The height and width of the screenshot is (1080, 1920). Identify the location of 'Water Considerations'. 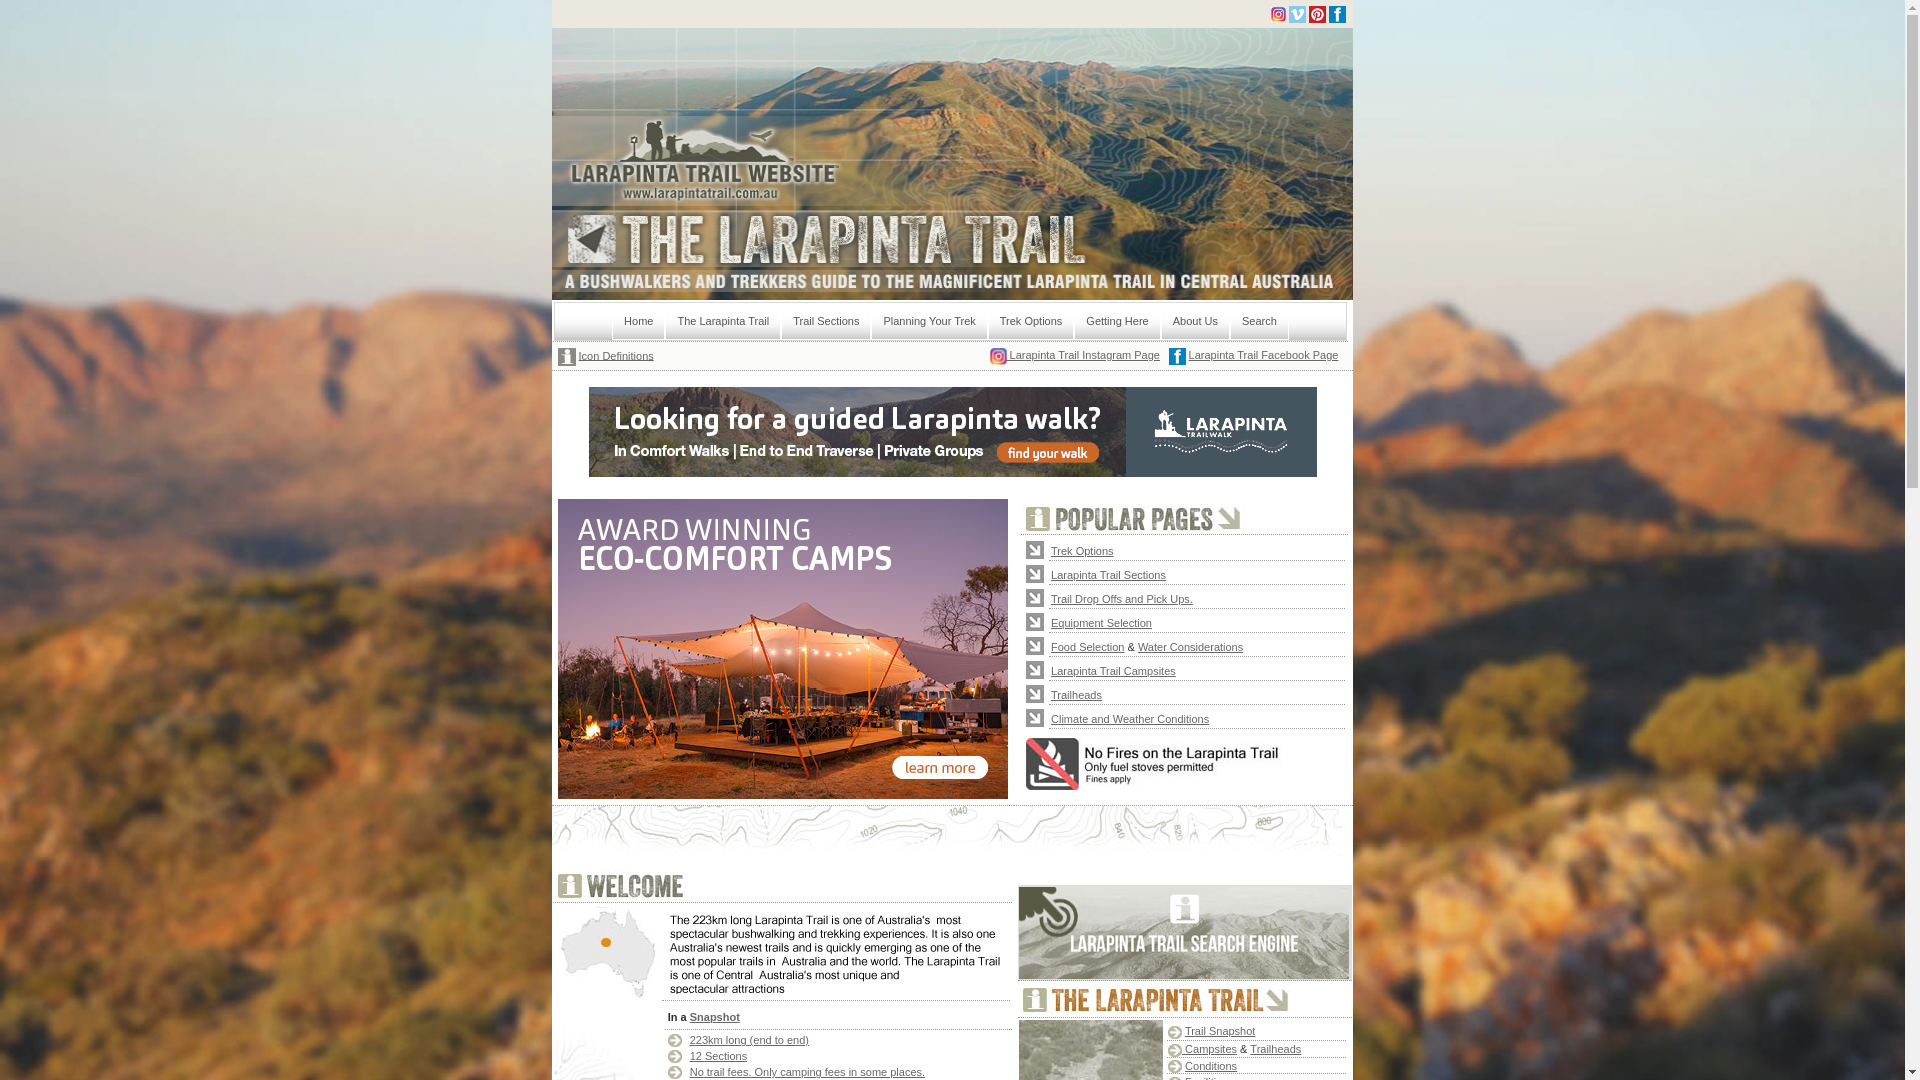
(1190, 645).